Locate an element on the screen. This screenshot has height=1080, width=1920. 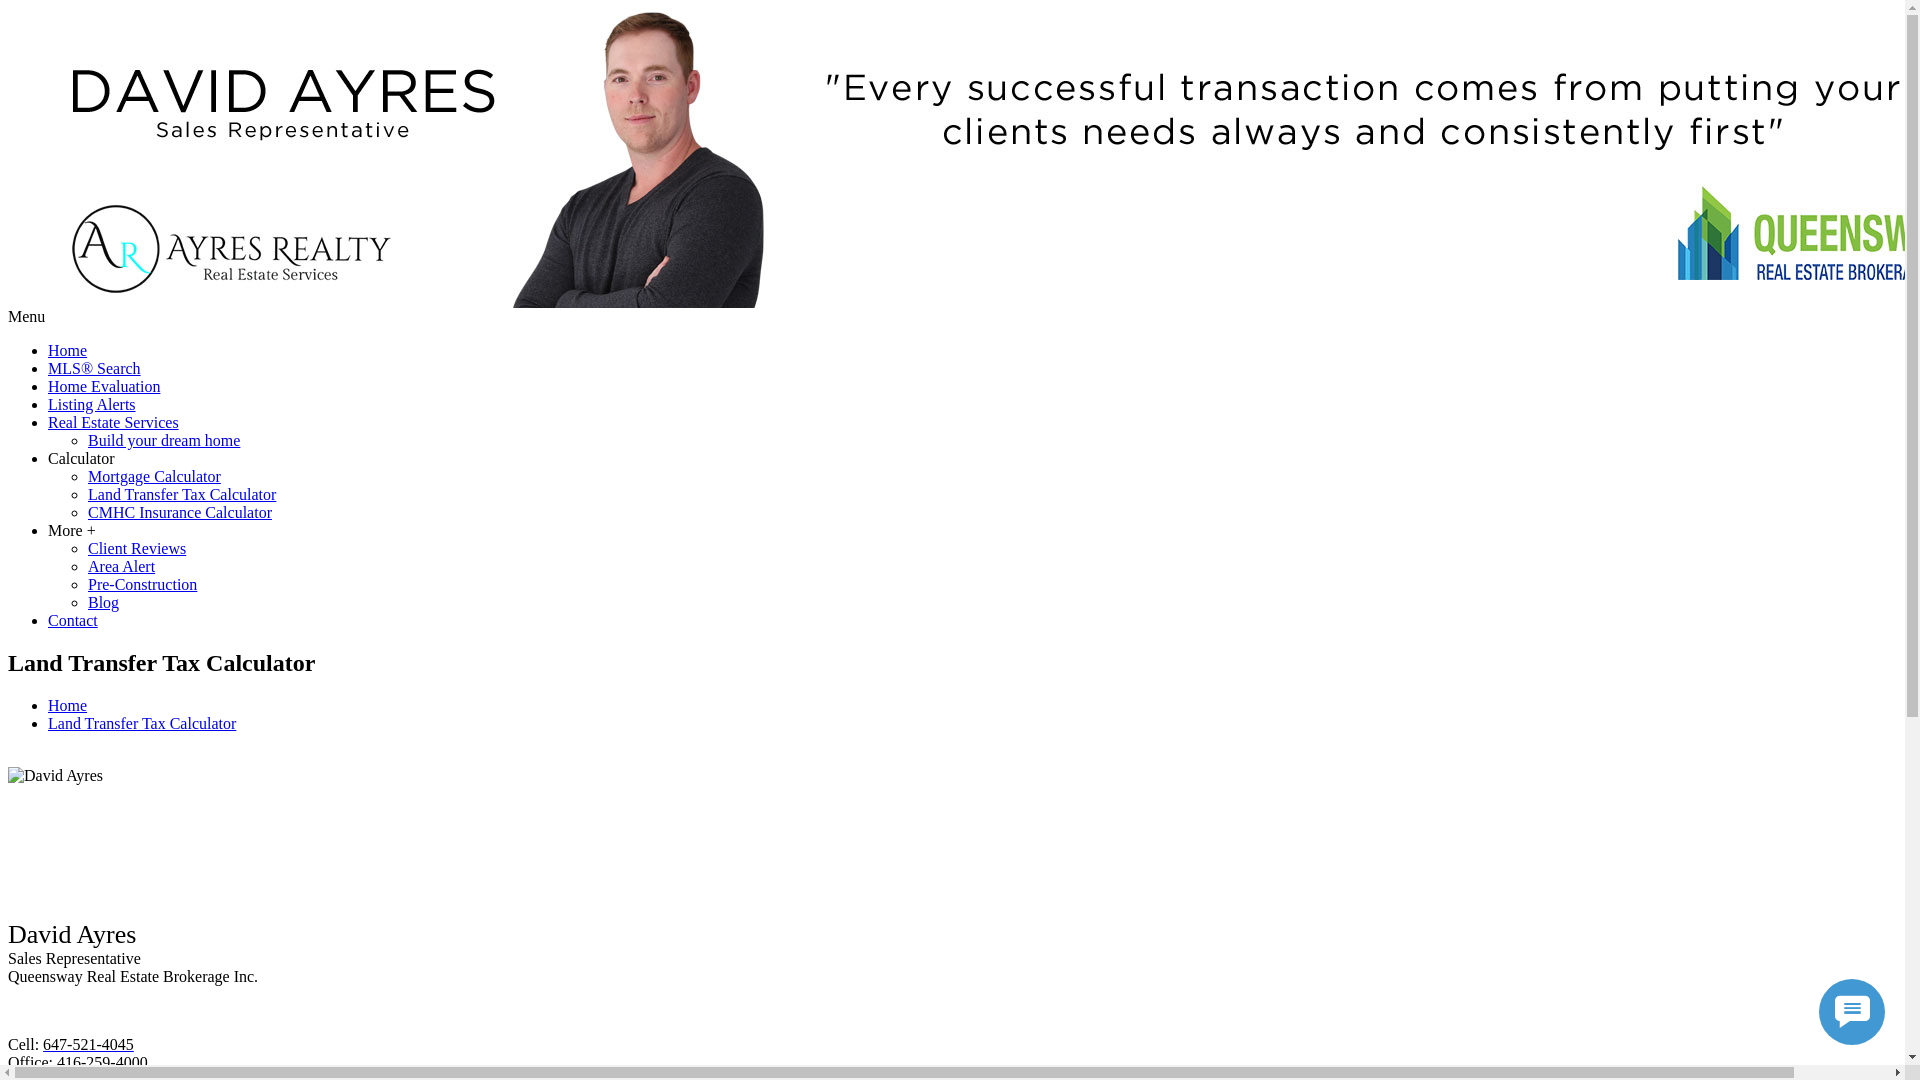
'647-521-4045' is located at coordinates (87, 1043).